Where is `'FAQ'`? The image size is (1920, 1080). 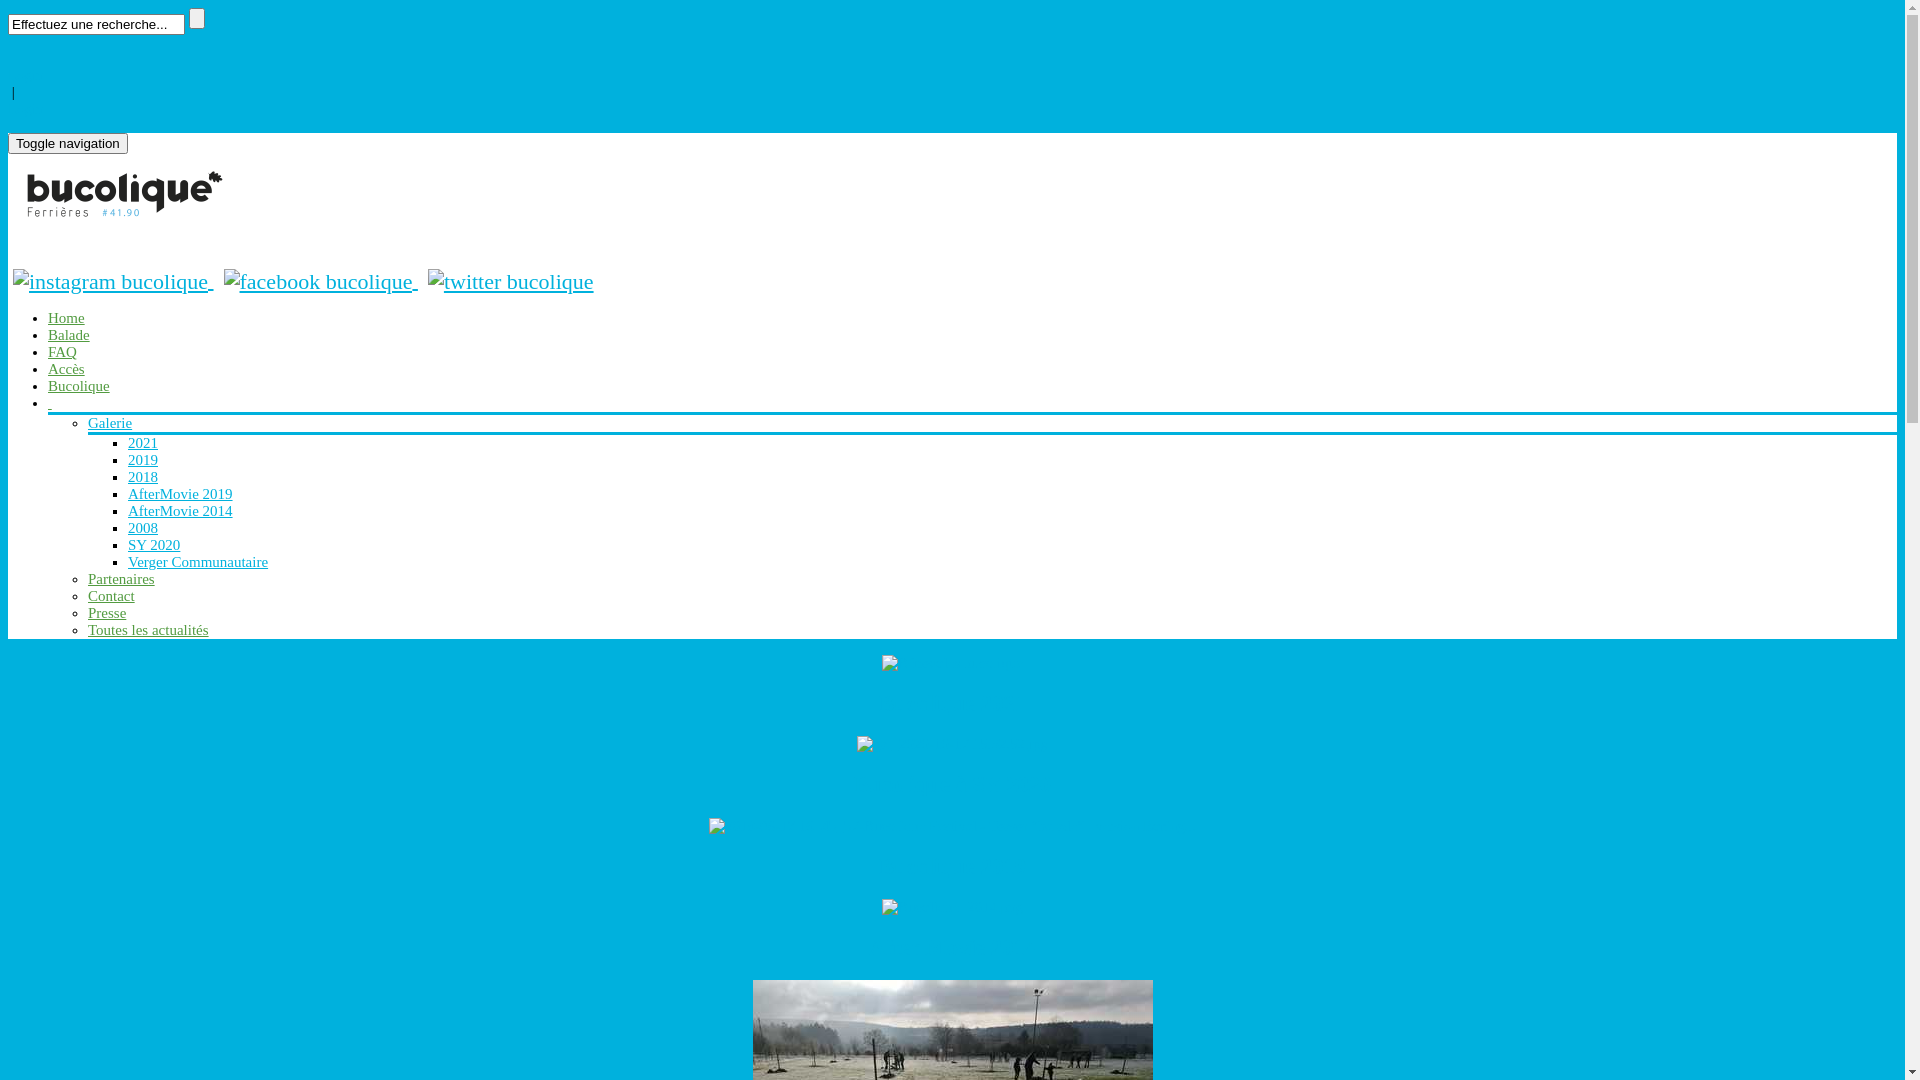 'FAQ' is located at coordinates (48, 350).